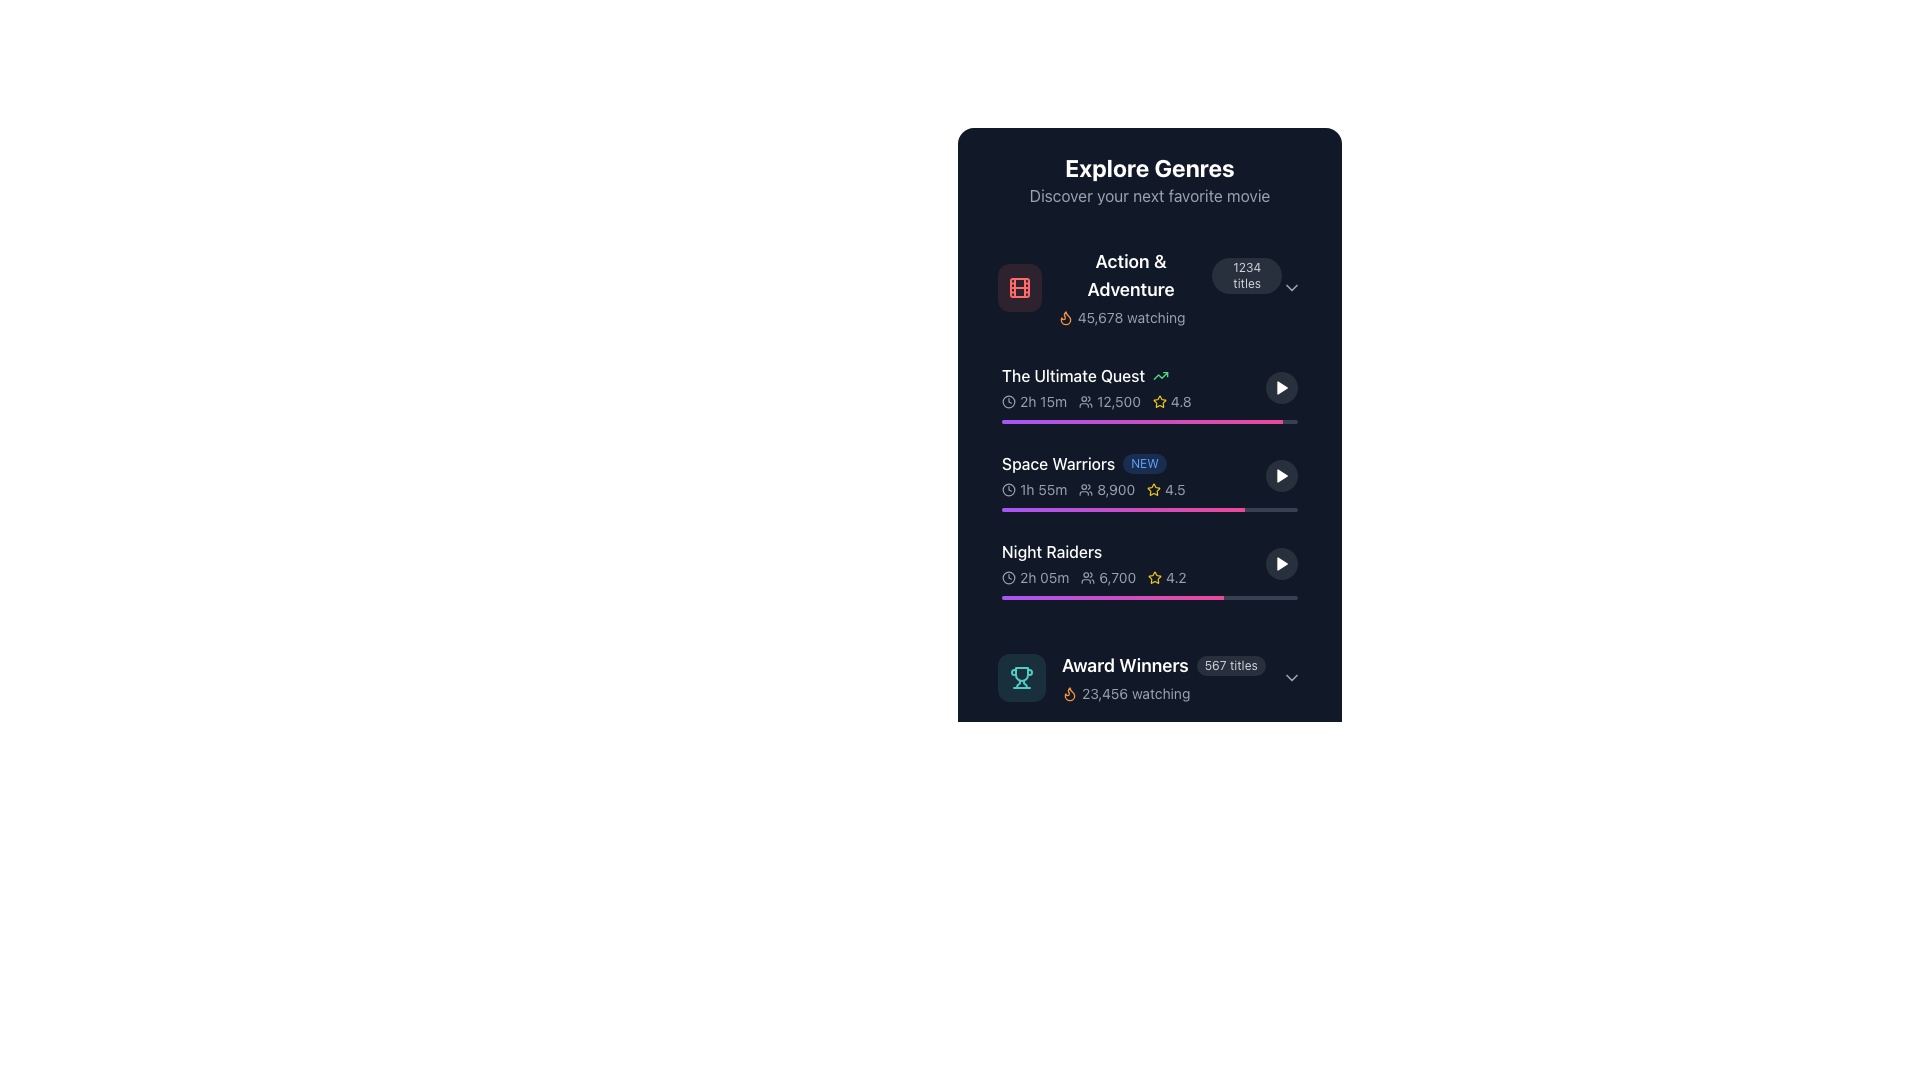 The height and width of the screenshot is (1080, 1920). What do you see at coordinates (1019, 288) in the screenshot?
I see `the square-shaped Icon Button with a film reel icon, which has a light red background and is located next to the text 'Action & Adventure'` at bounding box center [1019, 288].